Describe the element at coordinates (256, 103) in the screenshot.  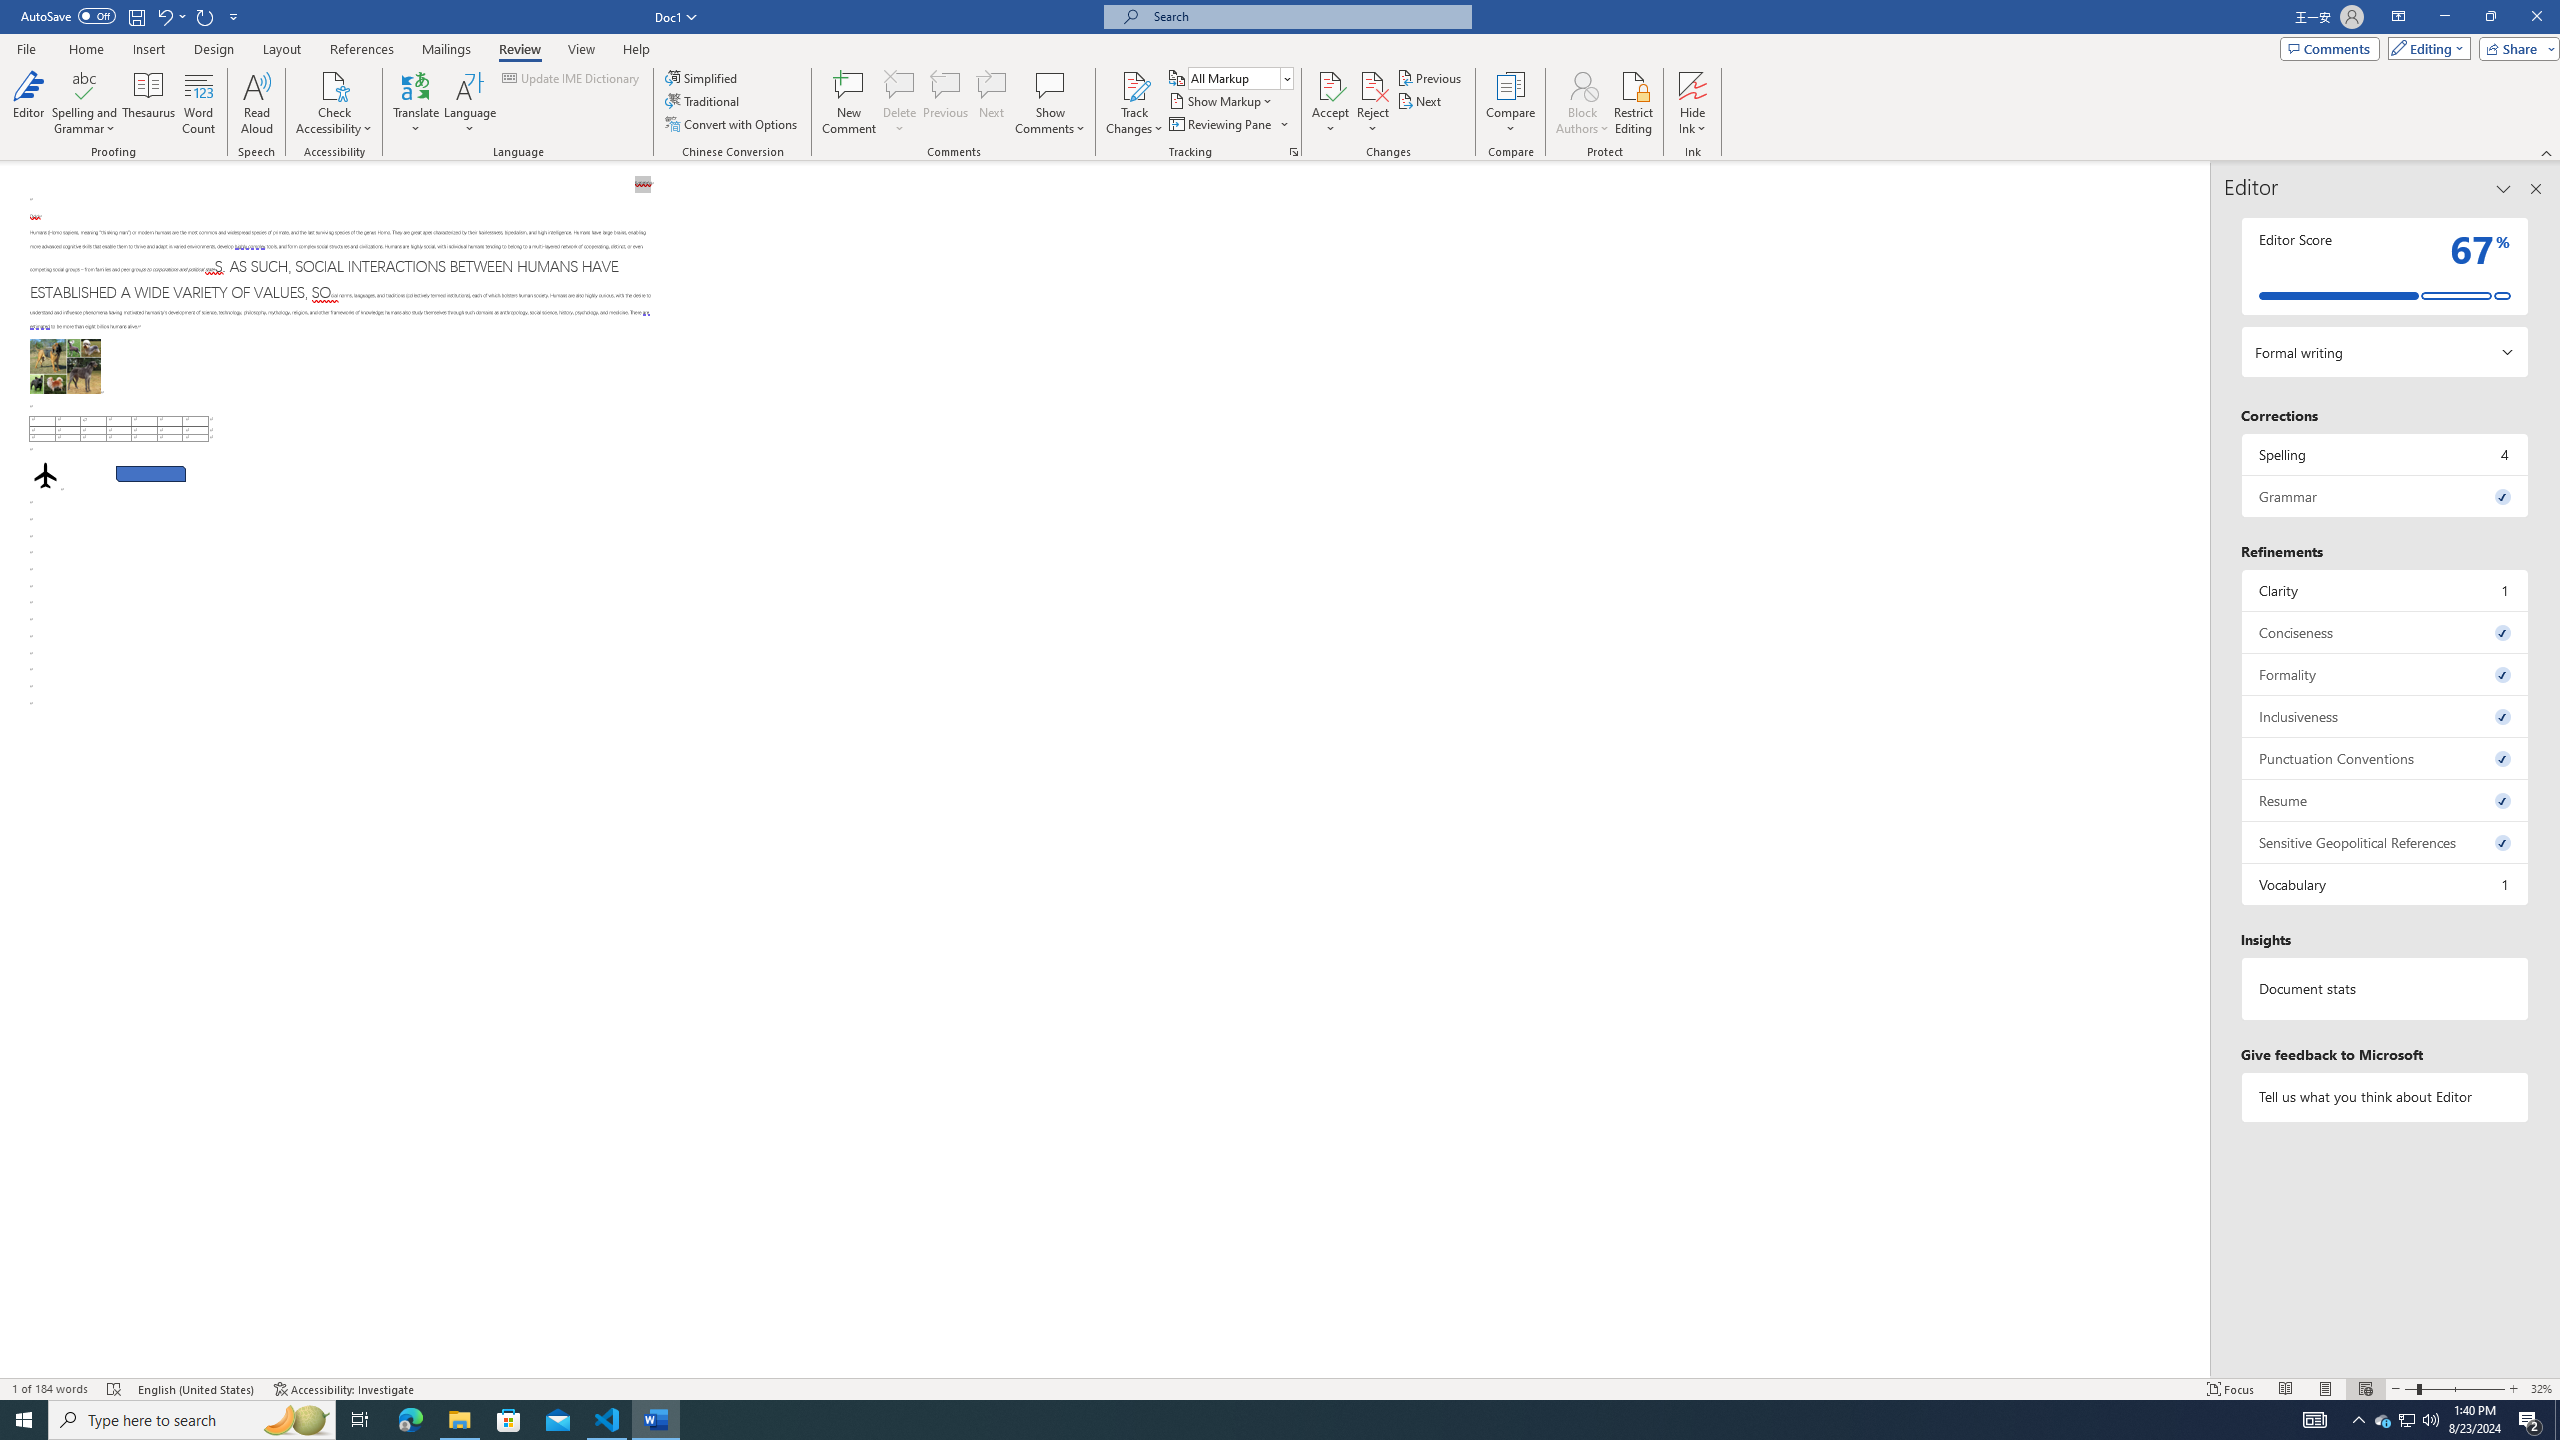
I see `'Read Aloud'` at that location.